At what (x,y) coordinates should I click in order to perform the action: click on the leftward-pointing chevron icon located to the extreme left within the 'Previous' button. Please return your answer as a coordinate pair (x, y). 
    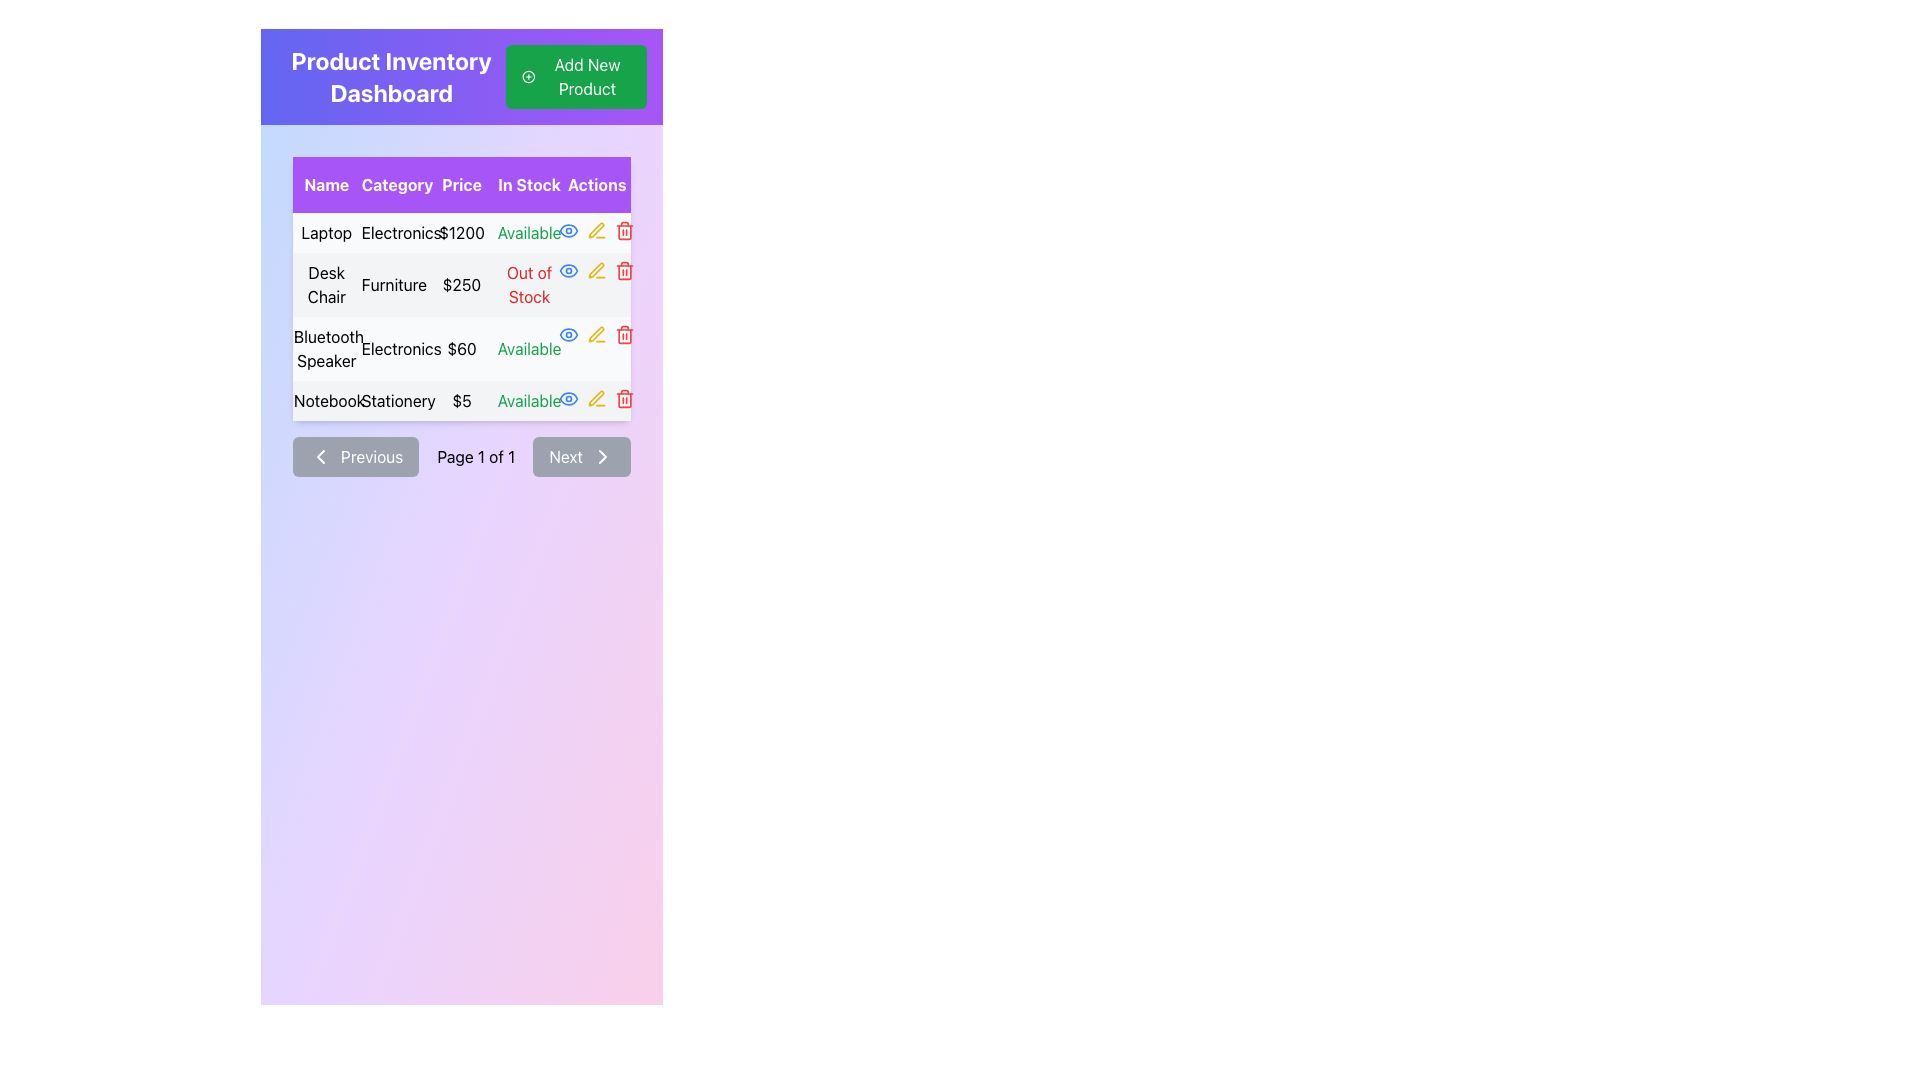
    Looking at the image, I should click on (321, 456).